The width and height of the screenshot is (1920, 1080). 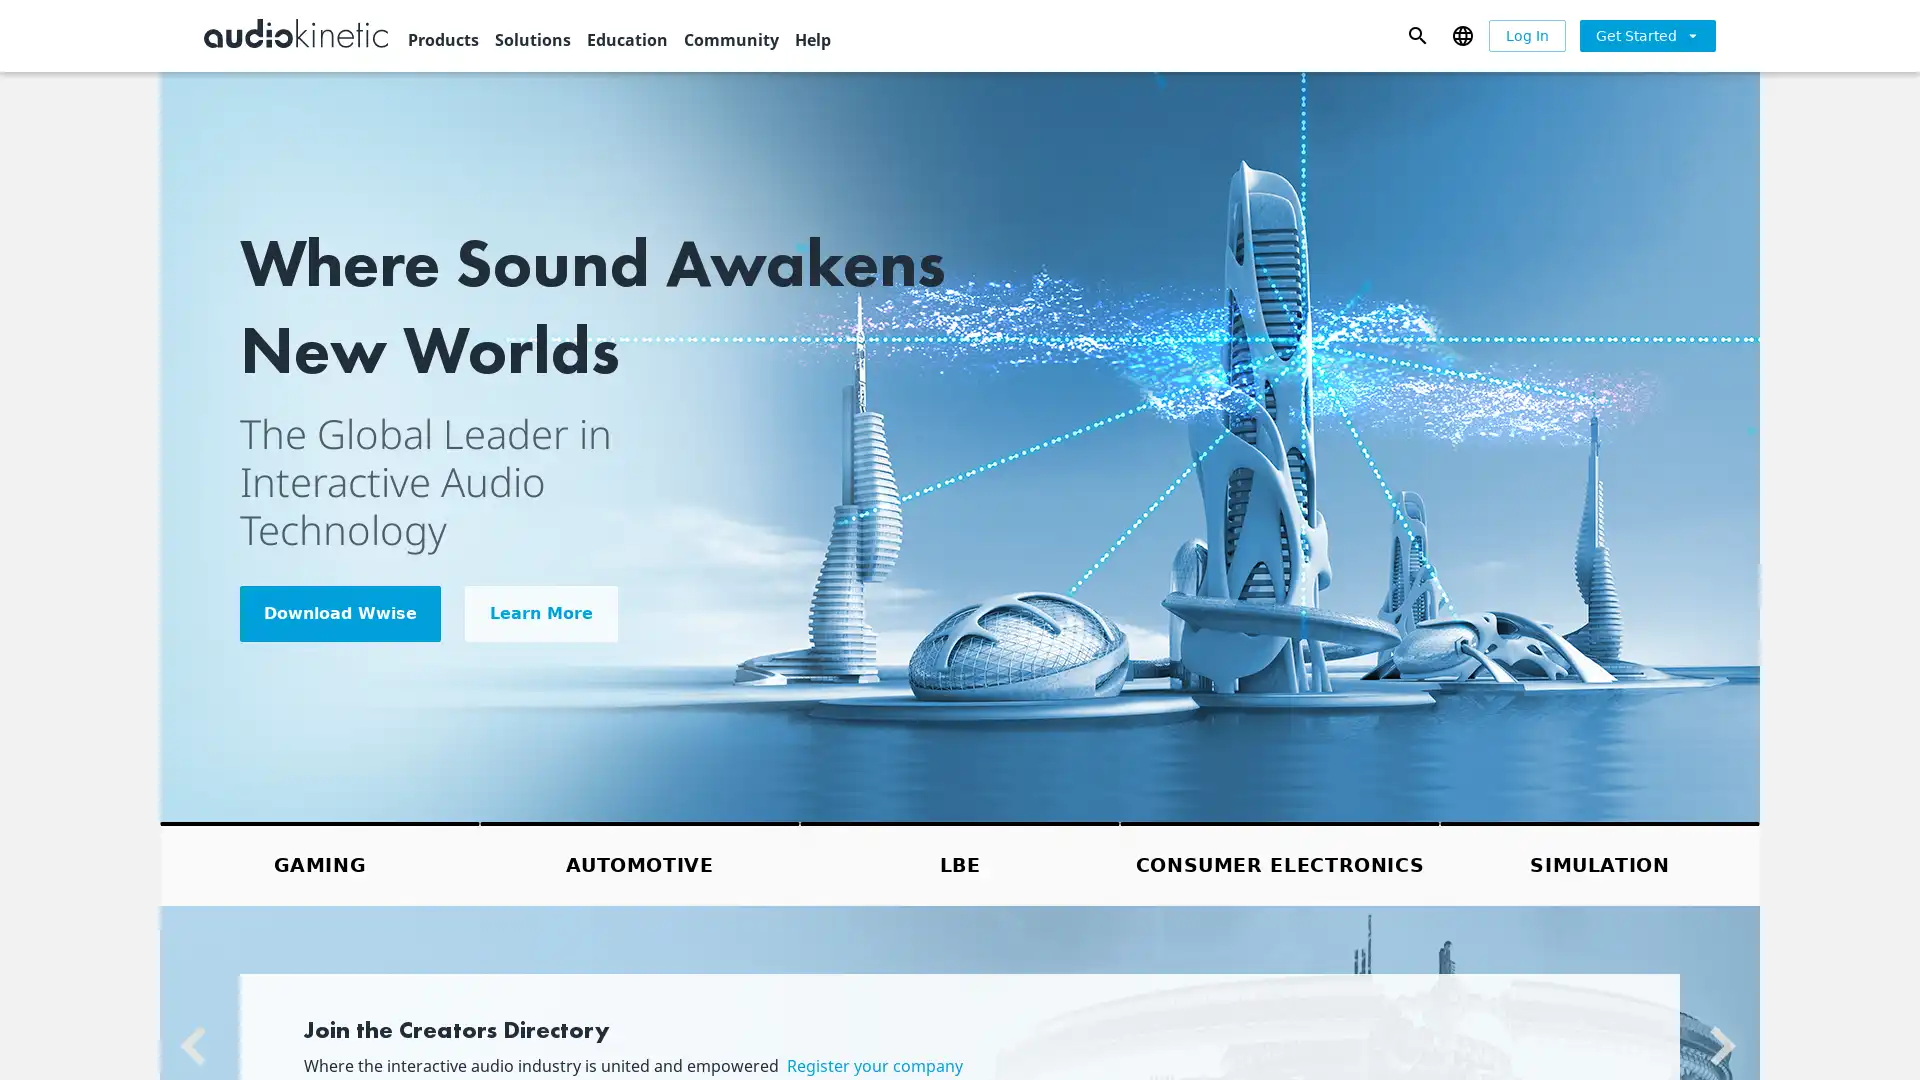 I want to click on LBE, so click(x=960, y=862).